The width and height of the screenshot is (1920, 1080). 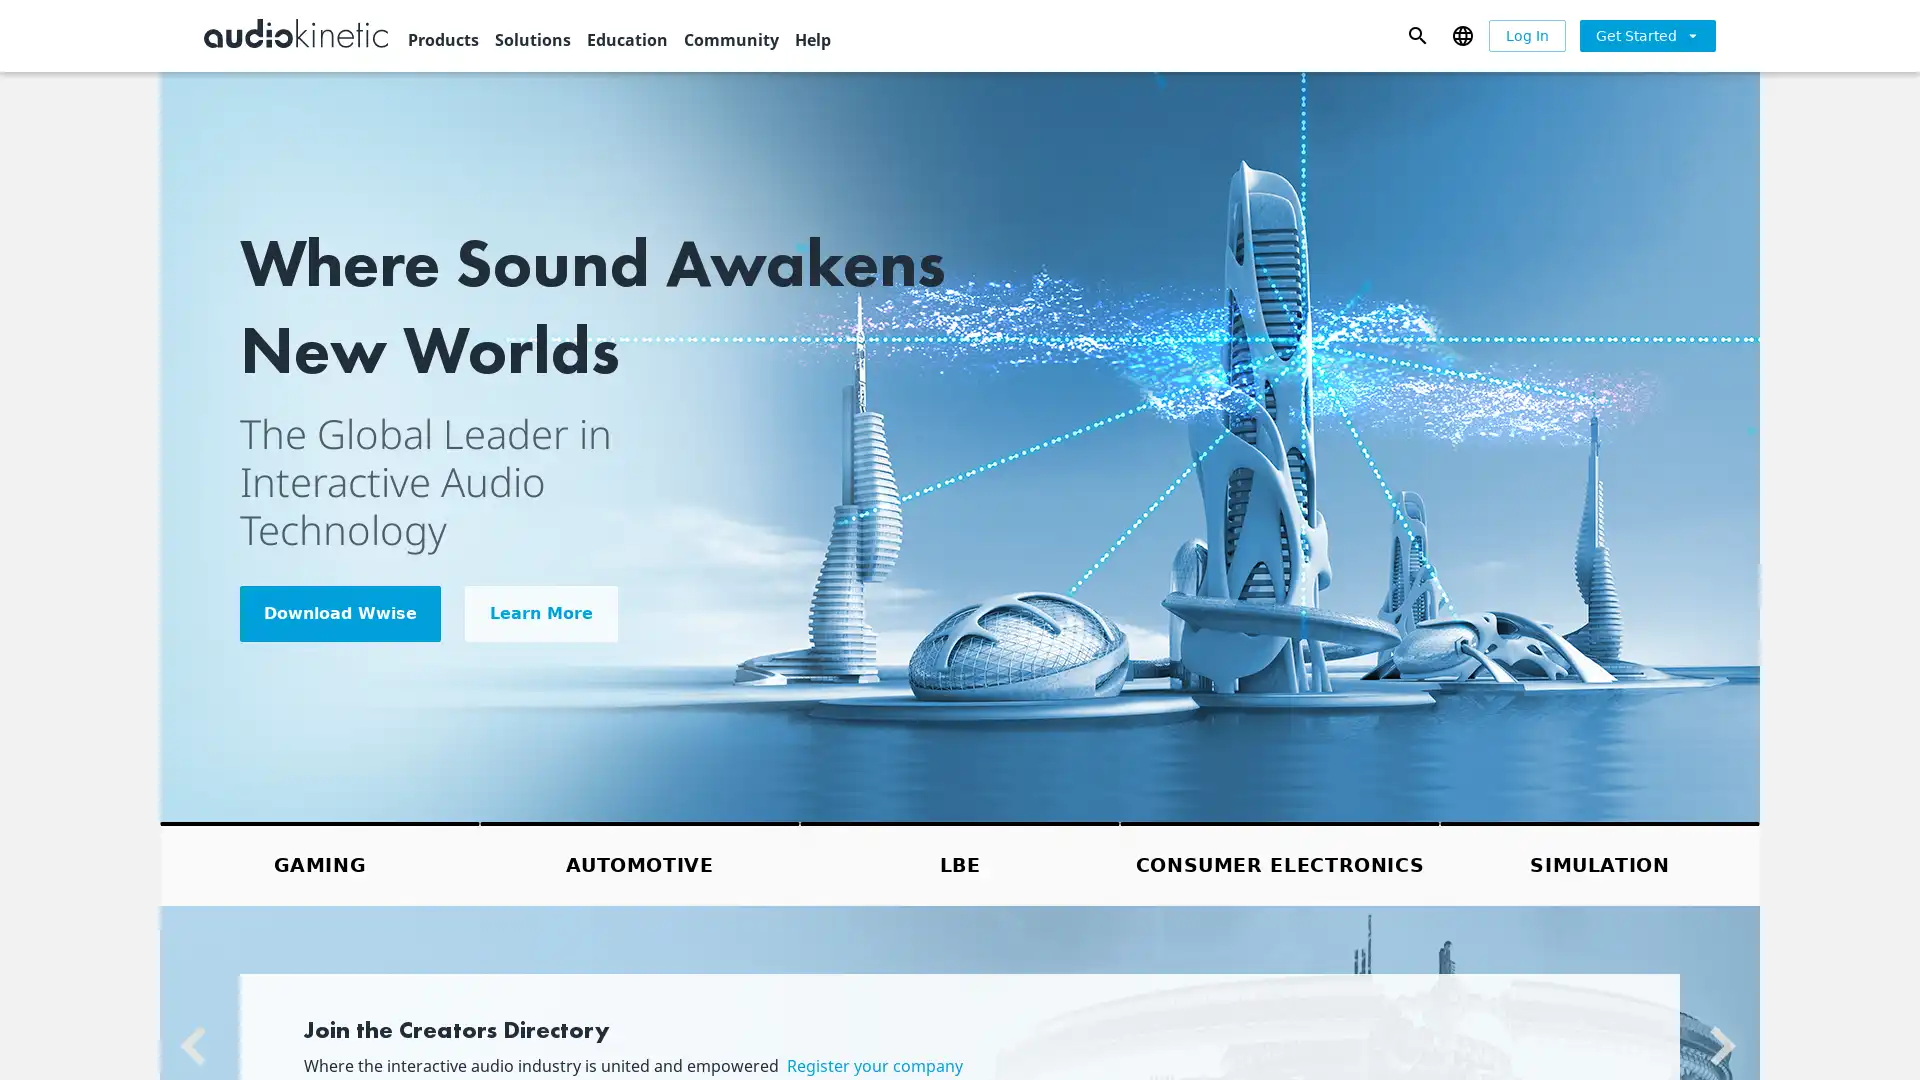 I want to click on LBE, so click(x=960, y=862).